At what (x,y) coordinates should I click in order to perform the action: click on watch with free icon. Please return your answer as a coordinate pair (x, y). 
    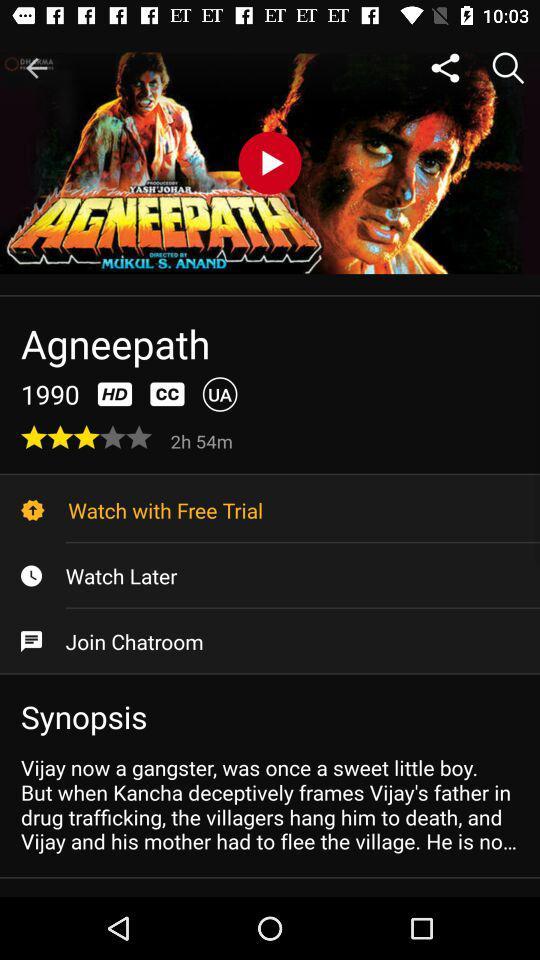
    Looking at the image, I should click on (270, 509).